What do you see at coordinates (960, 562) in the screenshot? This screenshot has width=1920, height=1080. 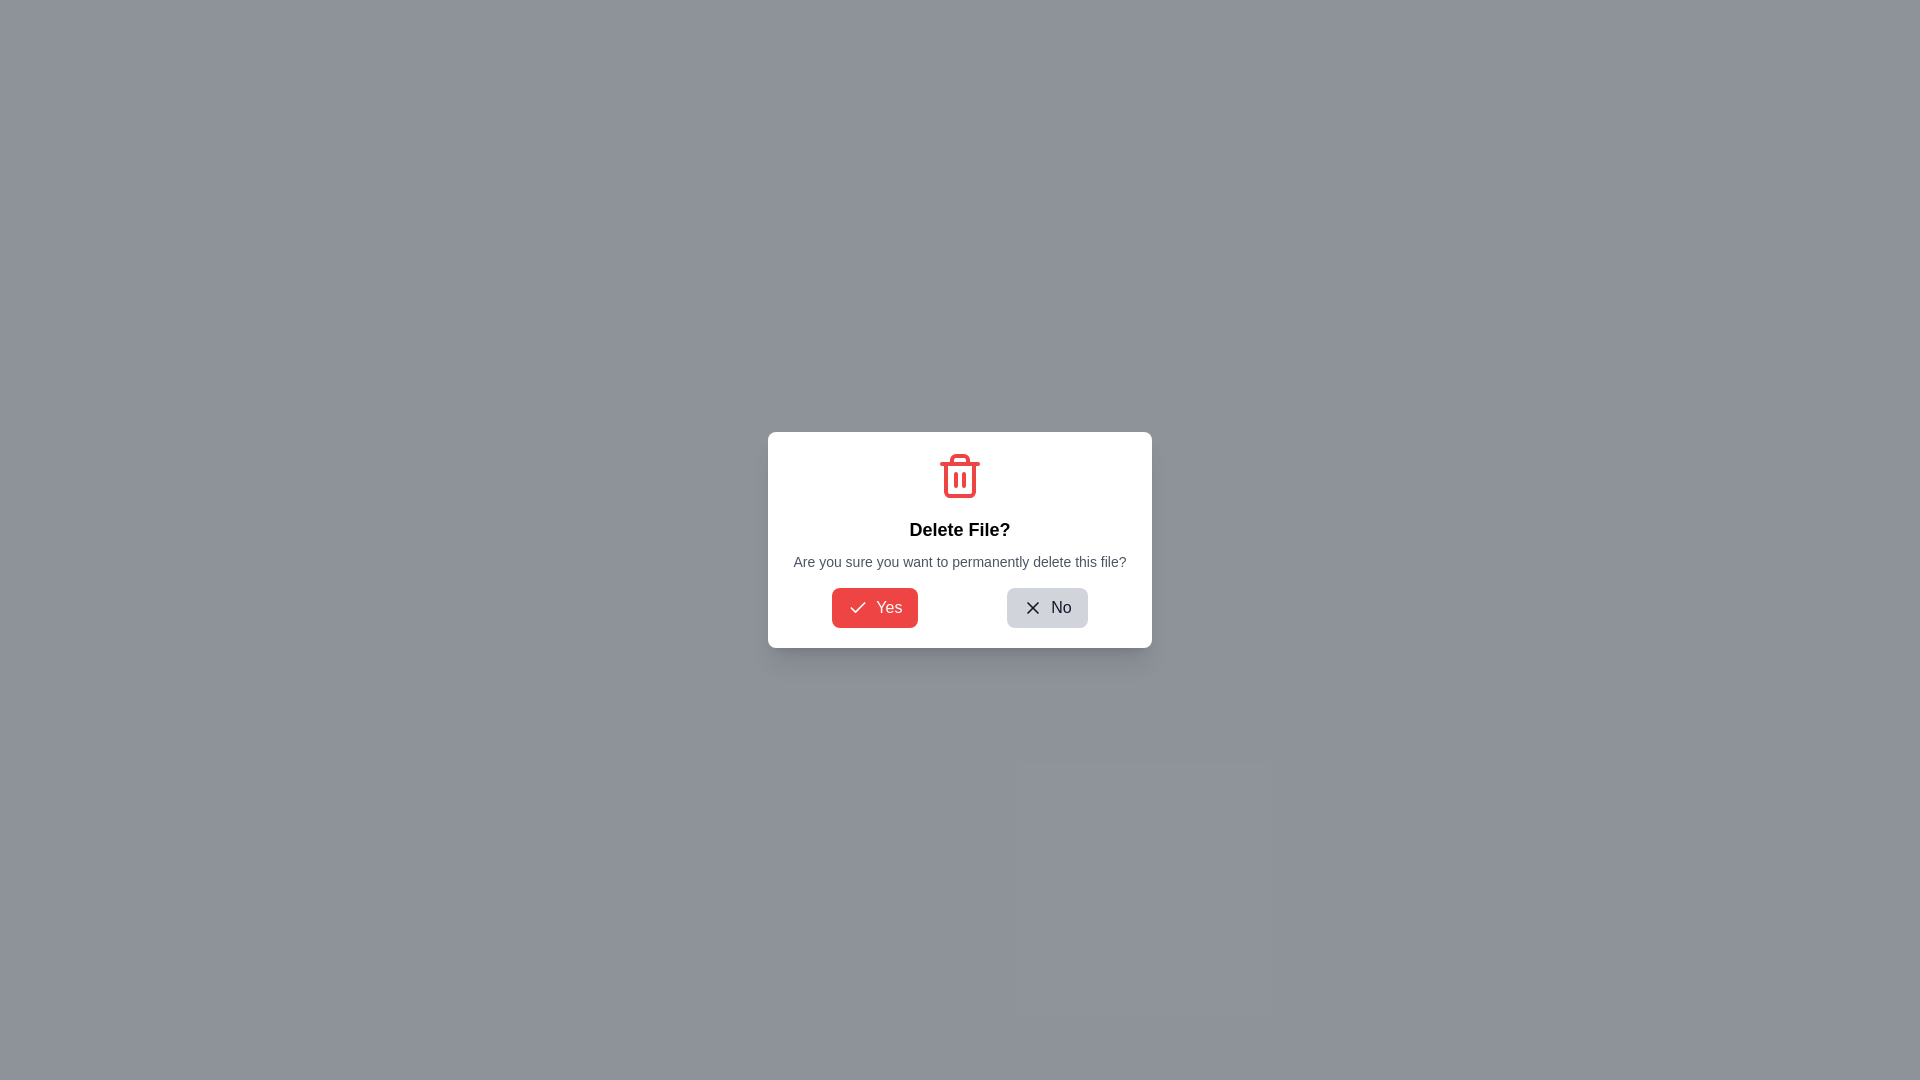 I see `the Text Label that asks for confirmation about the deletion of a file, positioned below the heading 'Delete File?' and above the 'Yes' and 'No' buttons` at bounding box center [960, 562].